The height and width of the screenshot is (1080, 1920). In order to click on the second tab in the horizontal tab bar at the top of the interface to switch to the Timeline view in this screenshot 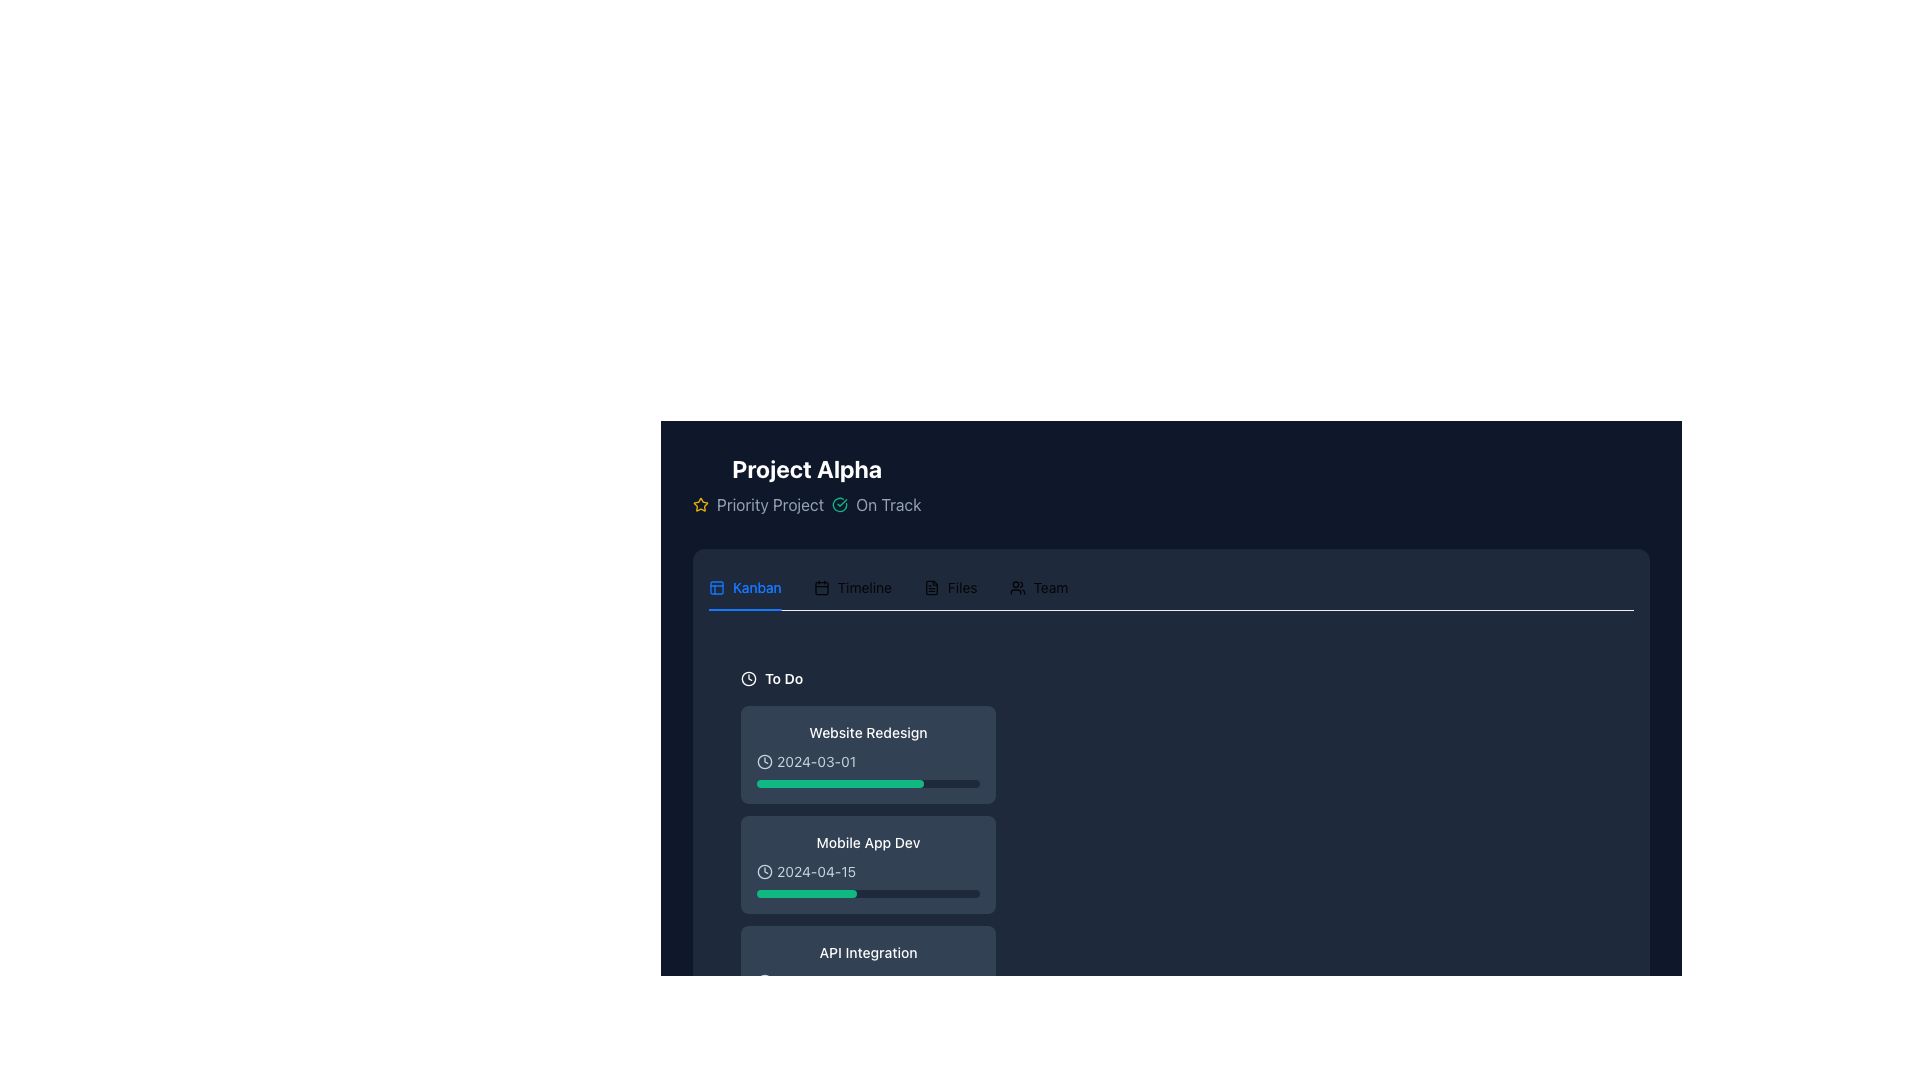, I will do `click(852, 586)`.